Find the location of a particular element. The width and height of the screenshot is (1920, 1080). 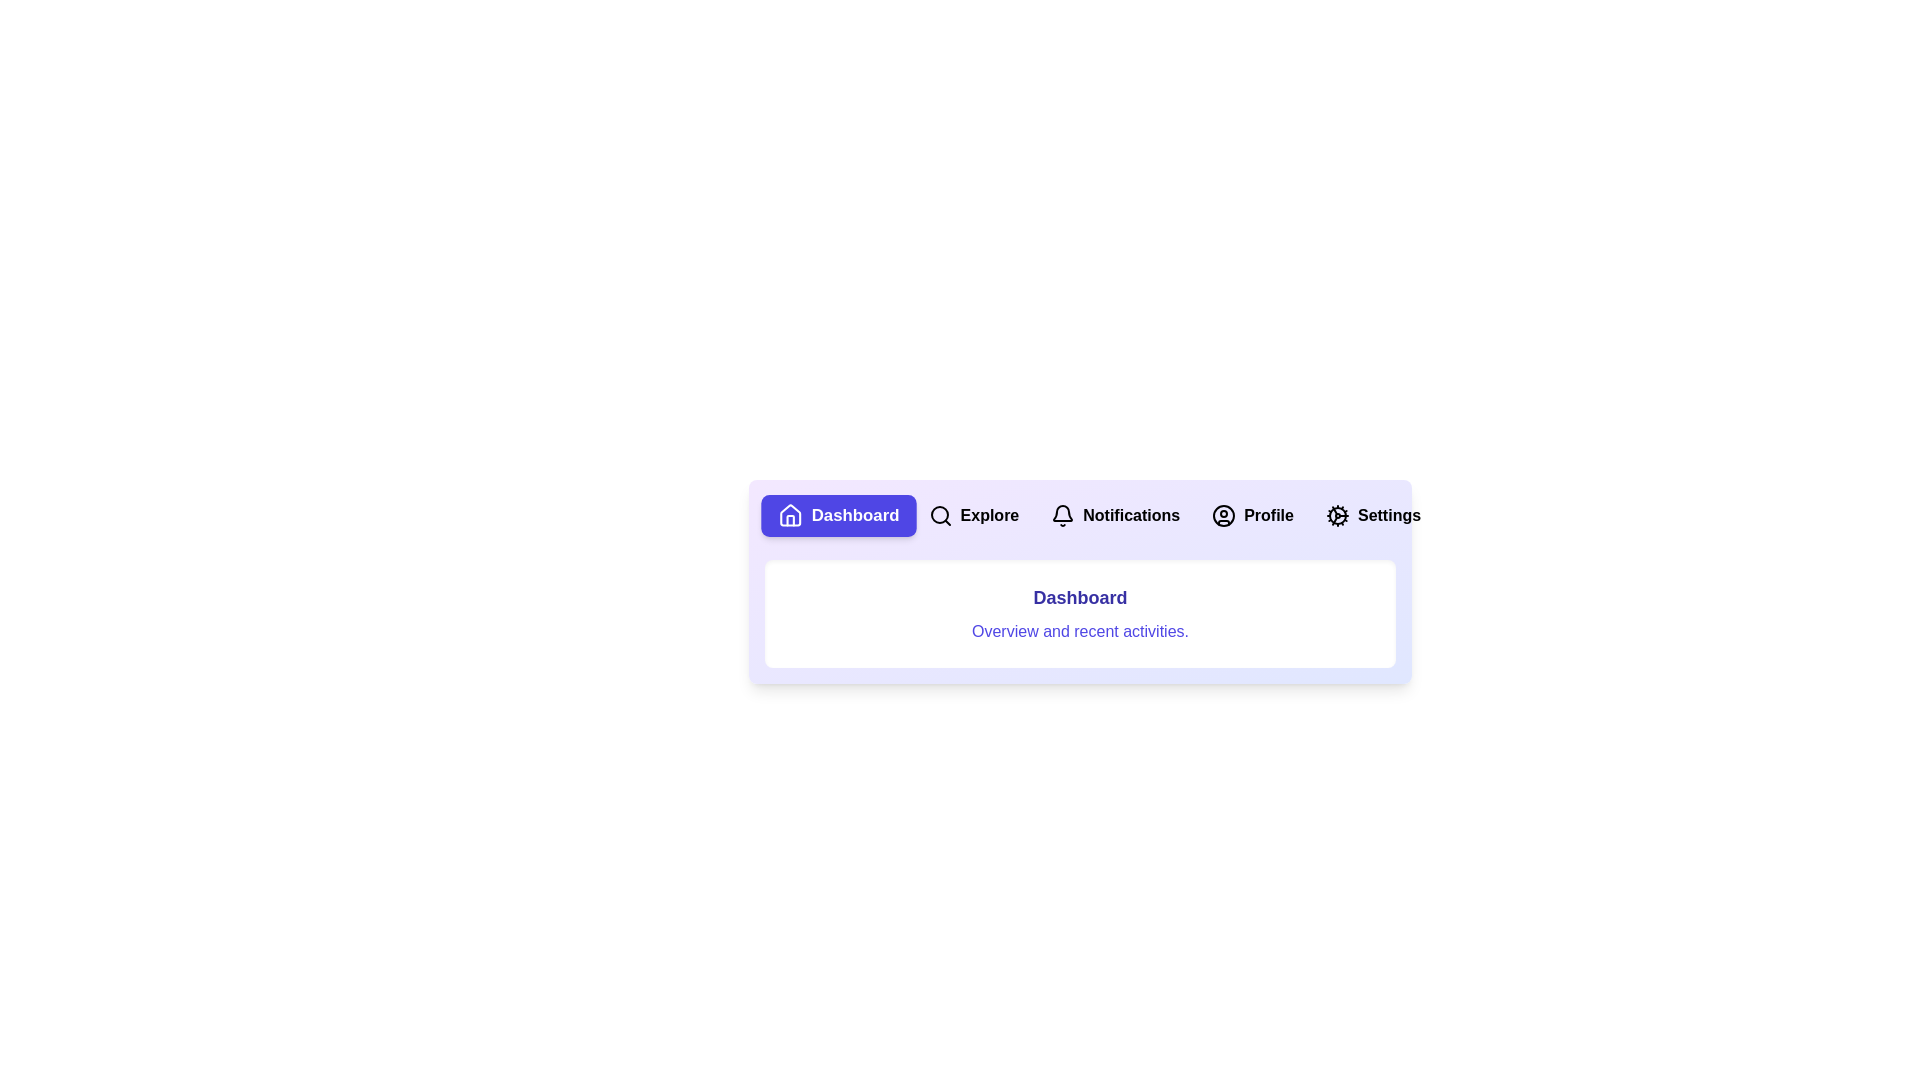

the Dashboard tab by clicking on its respective button is located at coordinates (838, 515).